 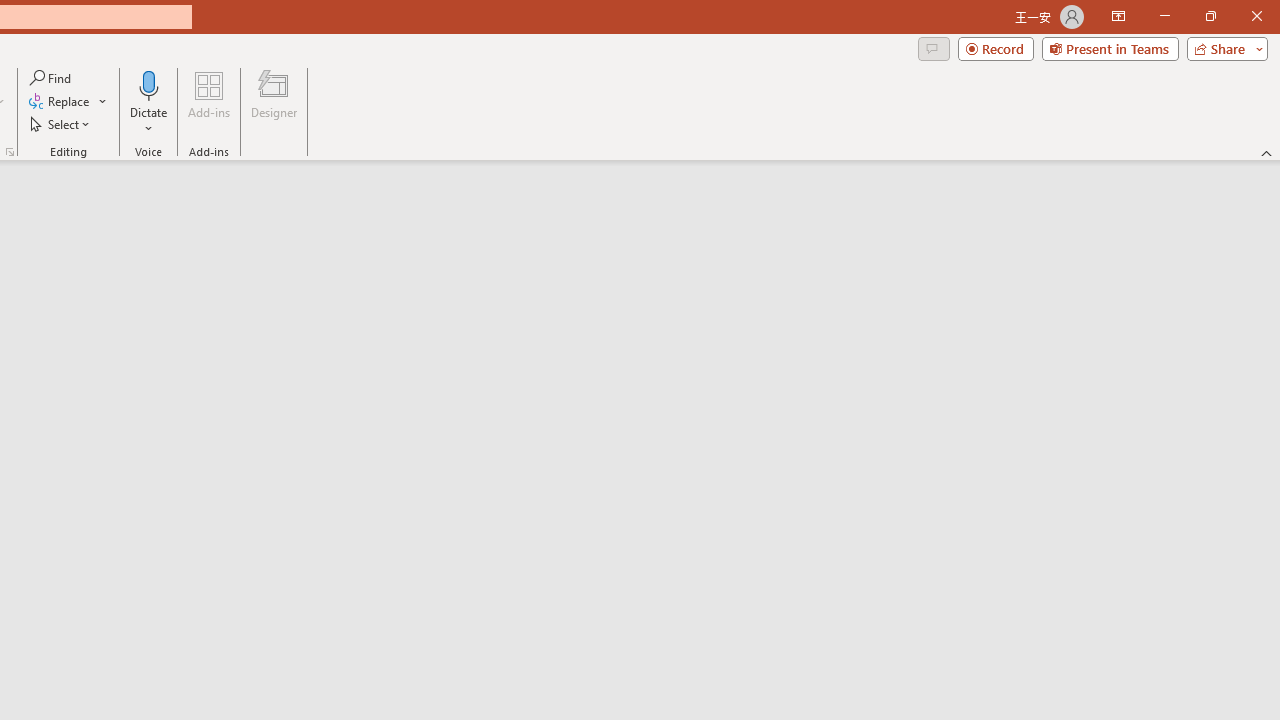 I want to click on 'Format Object...', so click(x=10, y=150).